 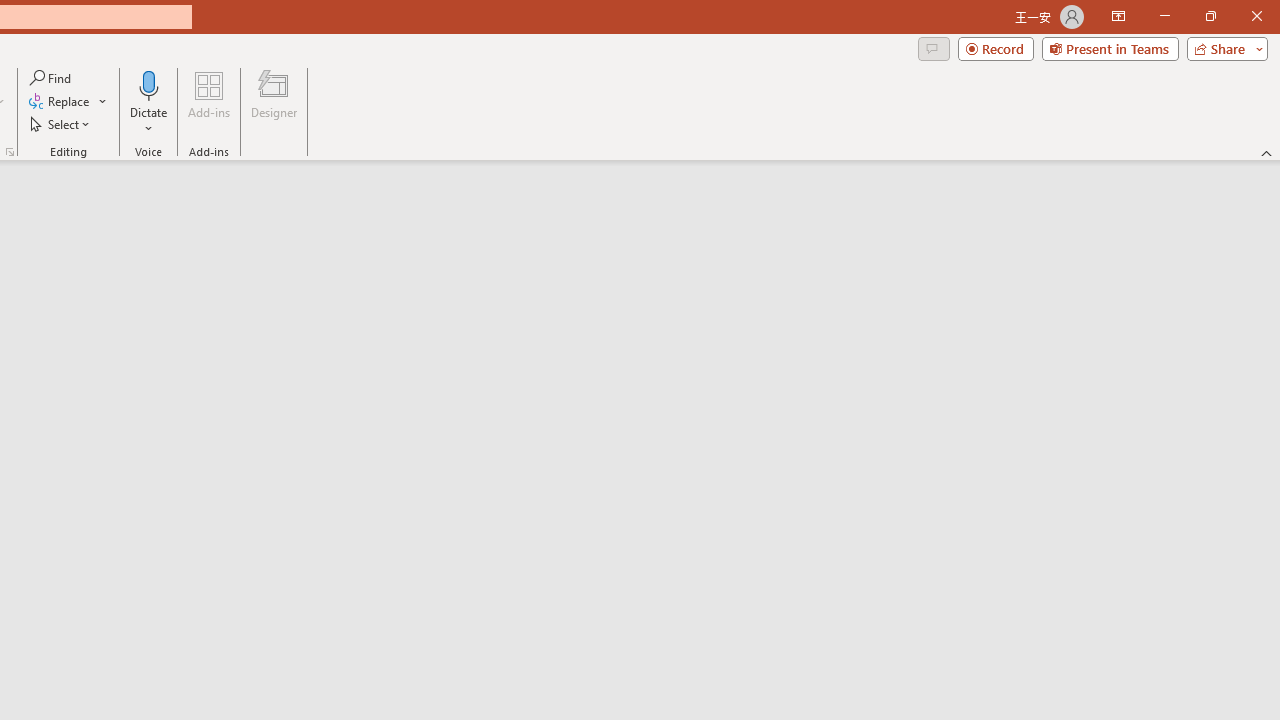 I want to click on 'Format Object...', so click(x=10, y=150).